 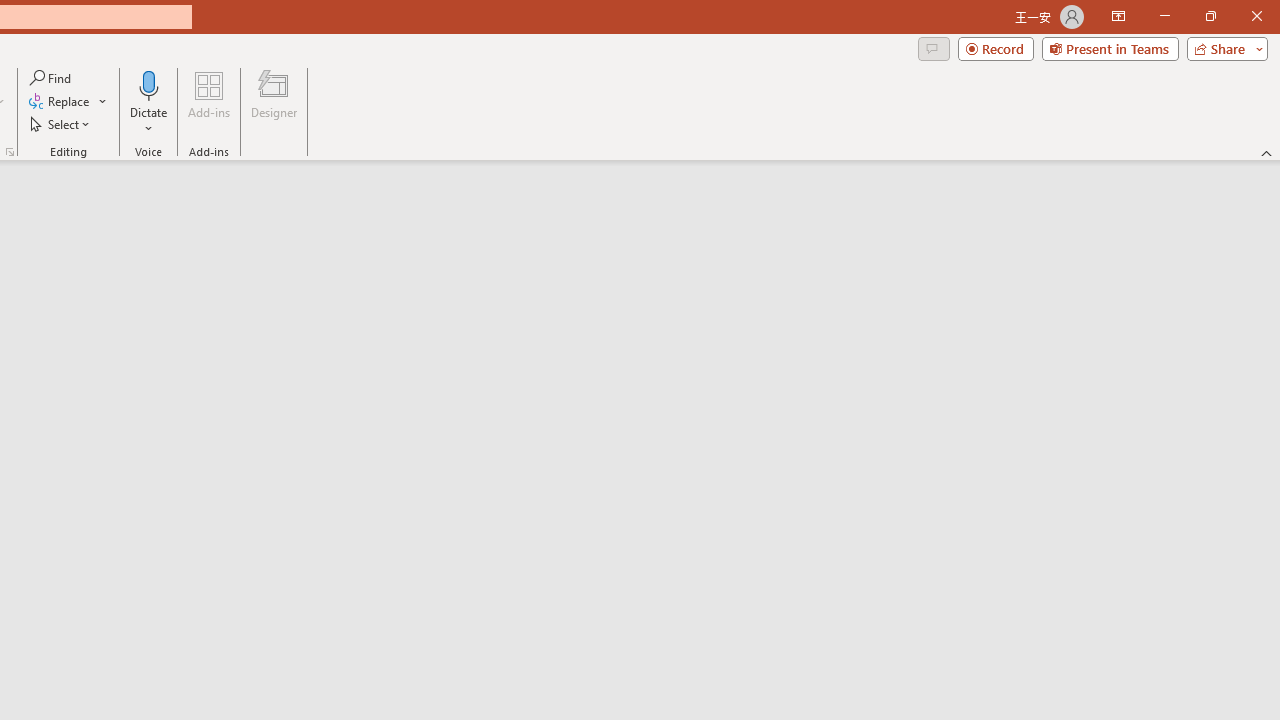 I want to click on 'Format Object...', so click(x=10, y=150).